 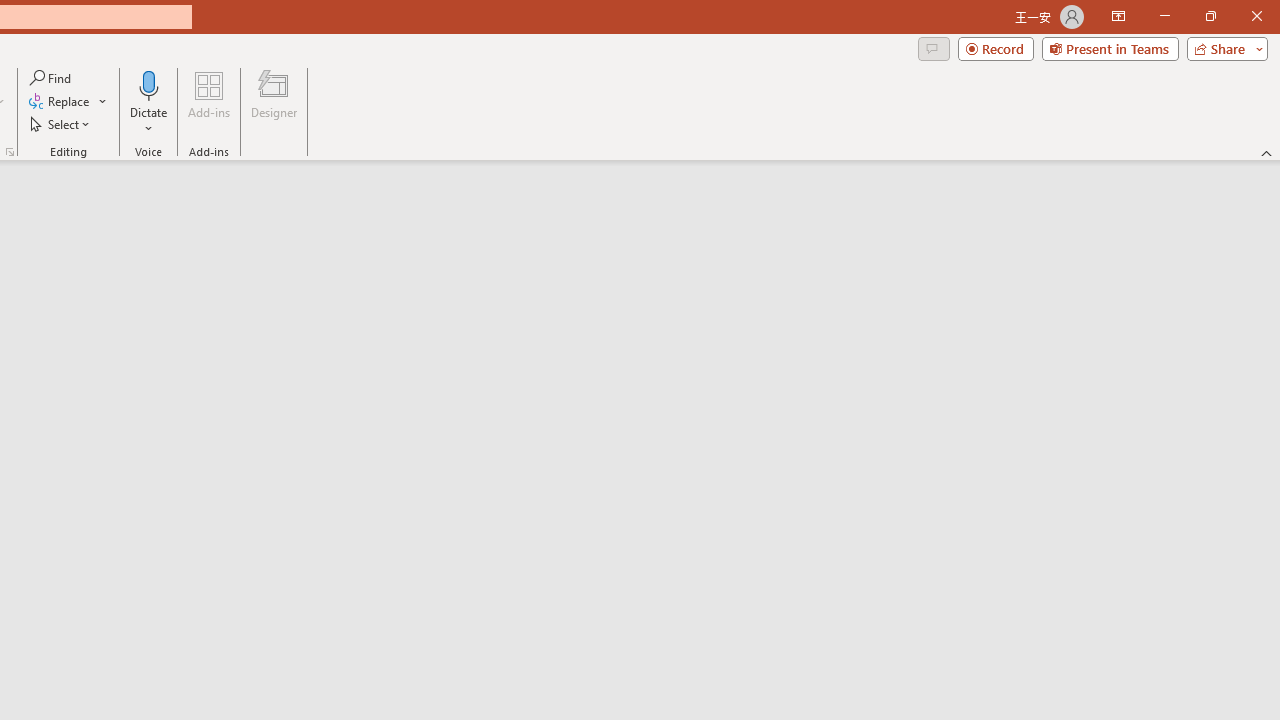 I want to click on 'Format Object...', so click(x=10, y=150).